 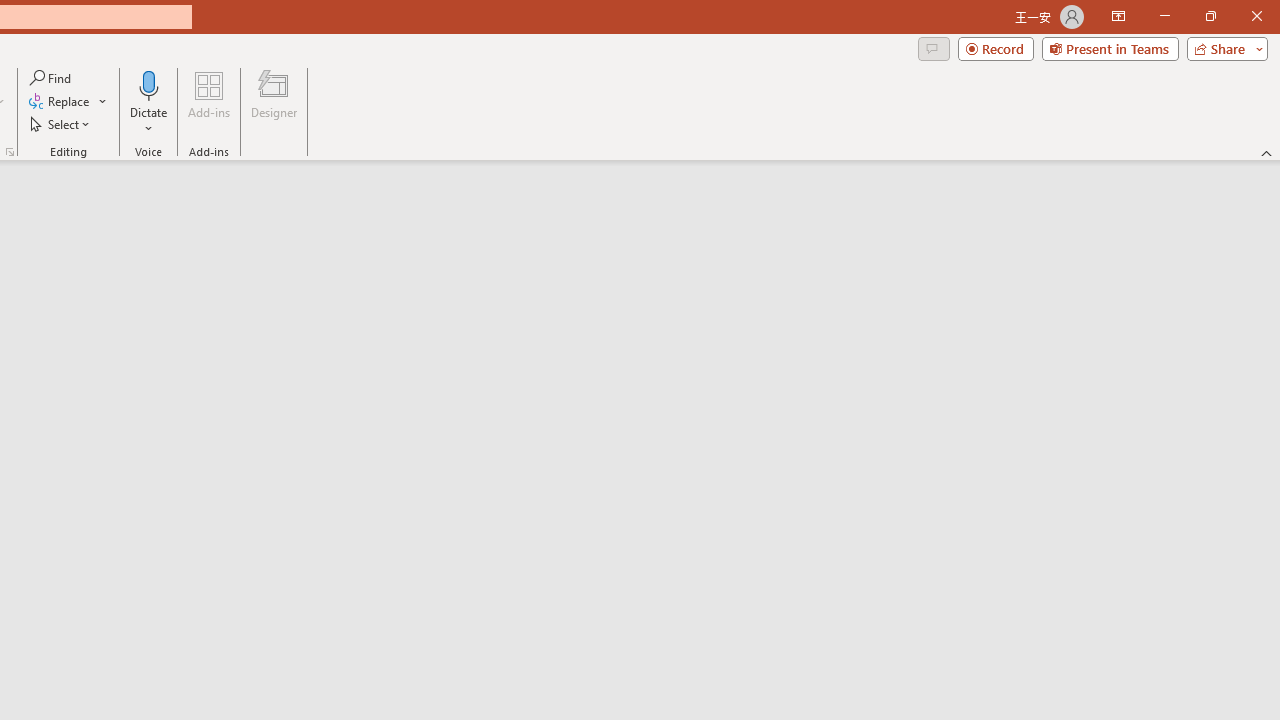 I want to click on 'Format Object...', so click(x=10, y=150).